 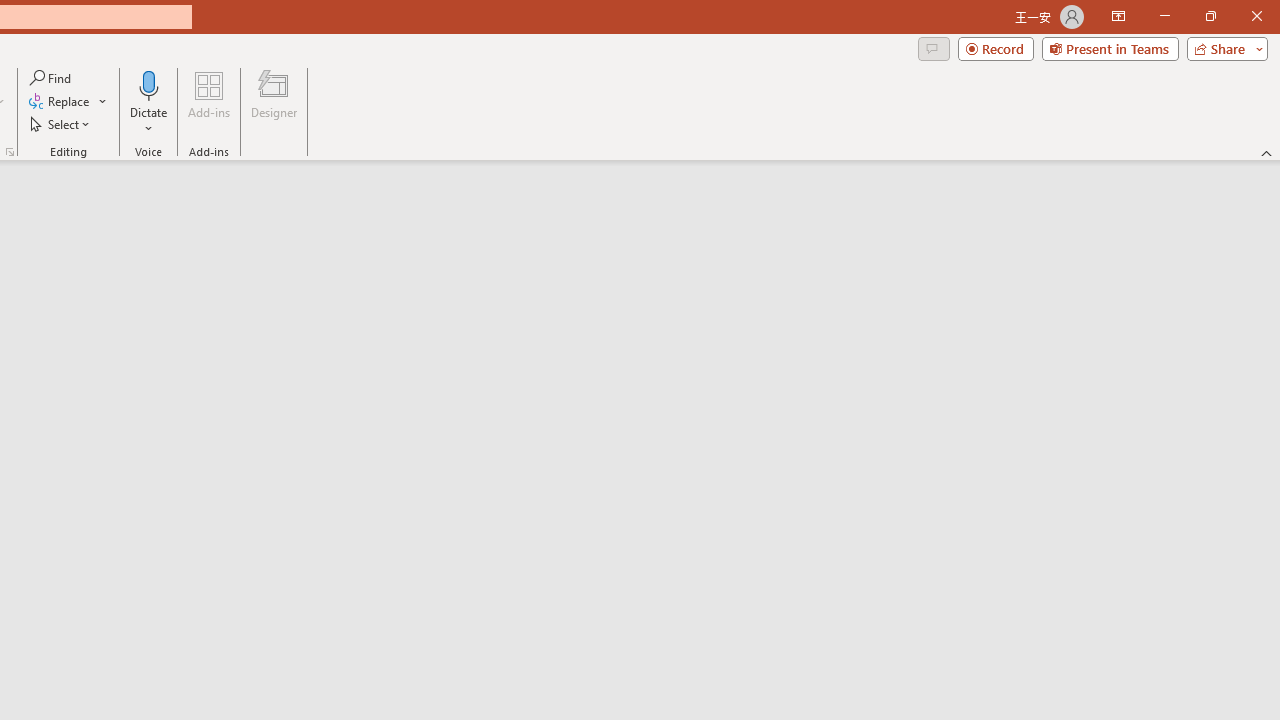 I want to click on 'Format Object...', so click(x=10, y=150).